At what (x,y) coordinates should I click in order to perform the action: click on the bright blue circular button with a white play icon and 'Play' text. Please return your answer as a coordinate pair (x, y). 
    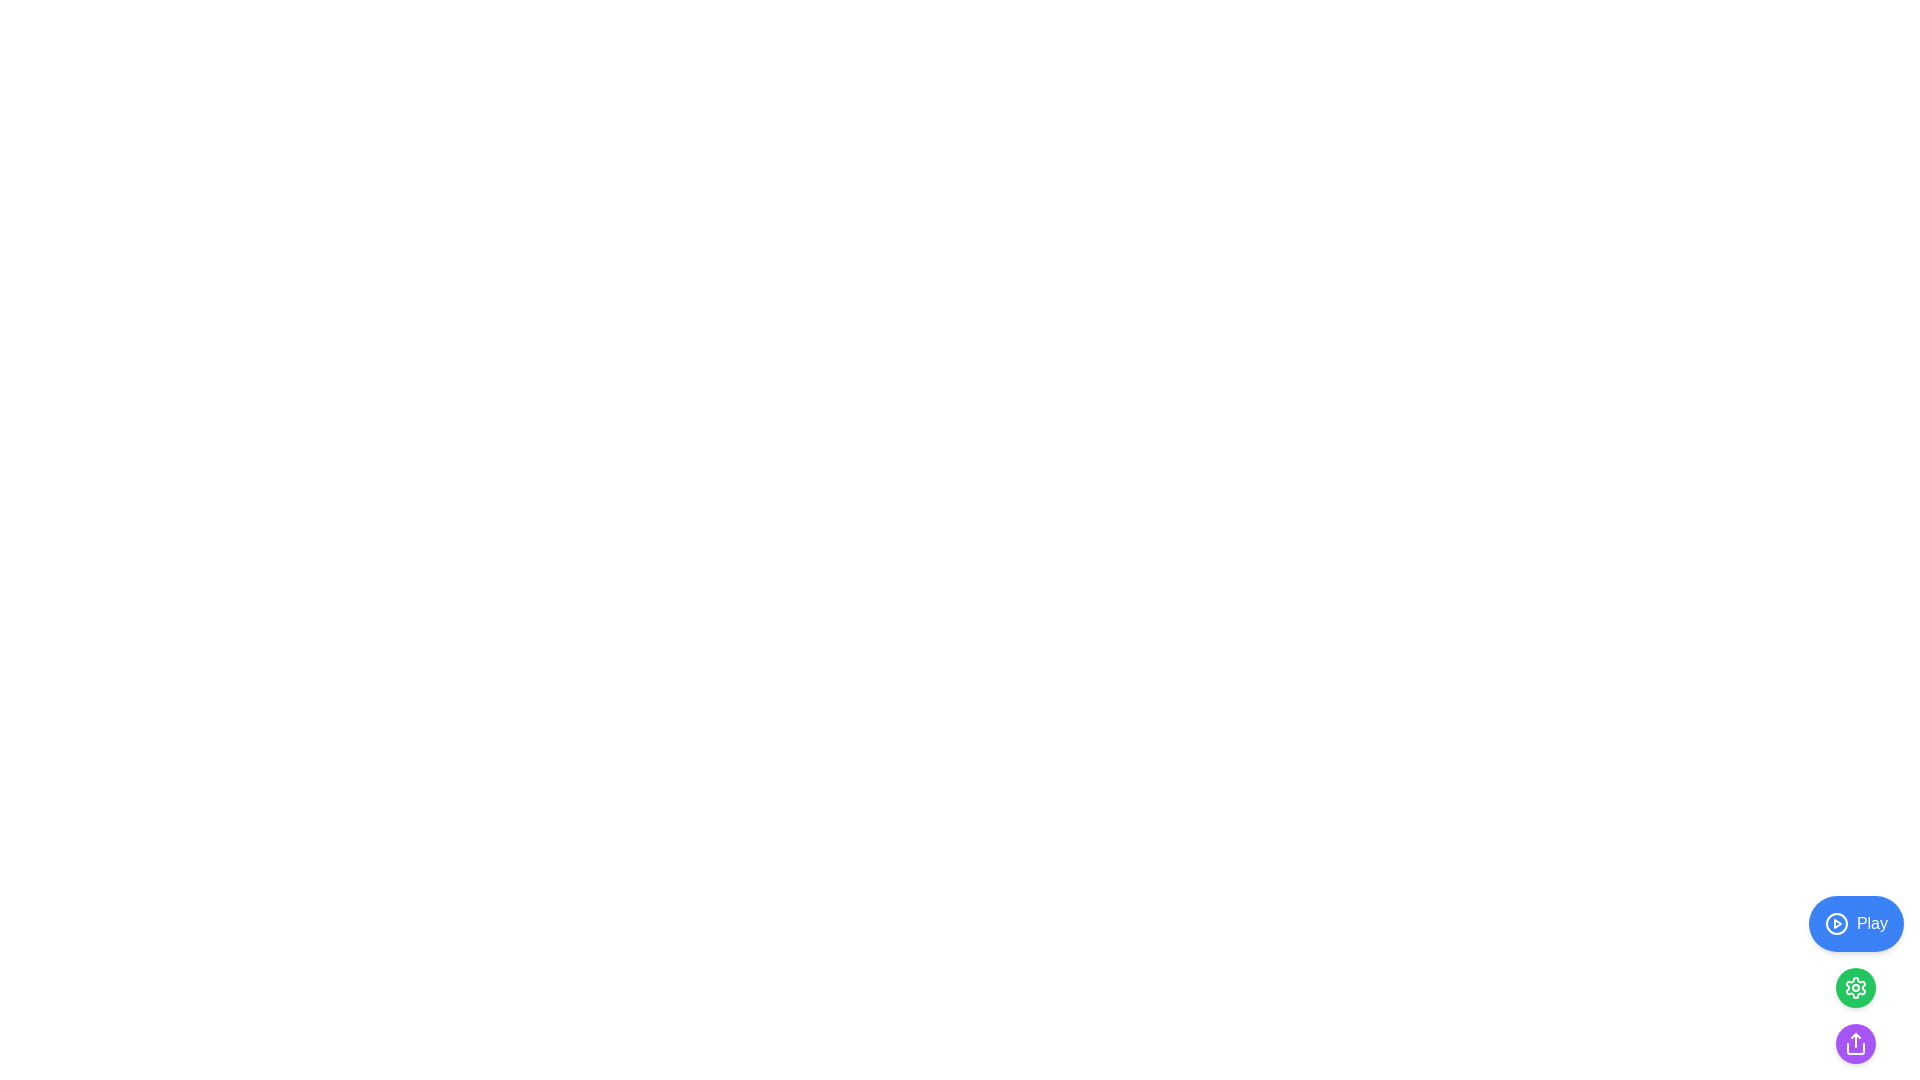
    Looking at the image, I should click on (1855, 924).